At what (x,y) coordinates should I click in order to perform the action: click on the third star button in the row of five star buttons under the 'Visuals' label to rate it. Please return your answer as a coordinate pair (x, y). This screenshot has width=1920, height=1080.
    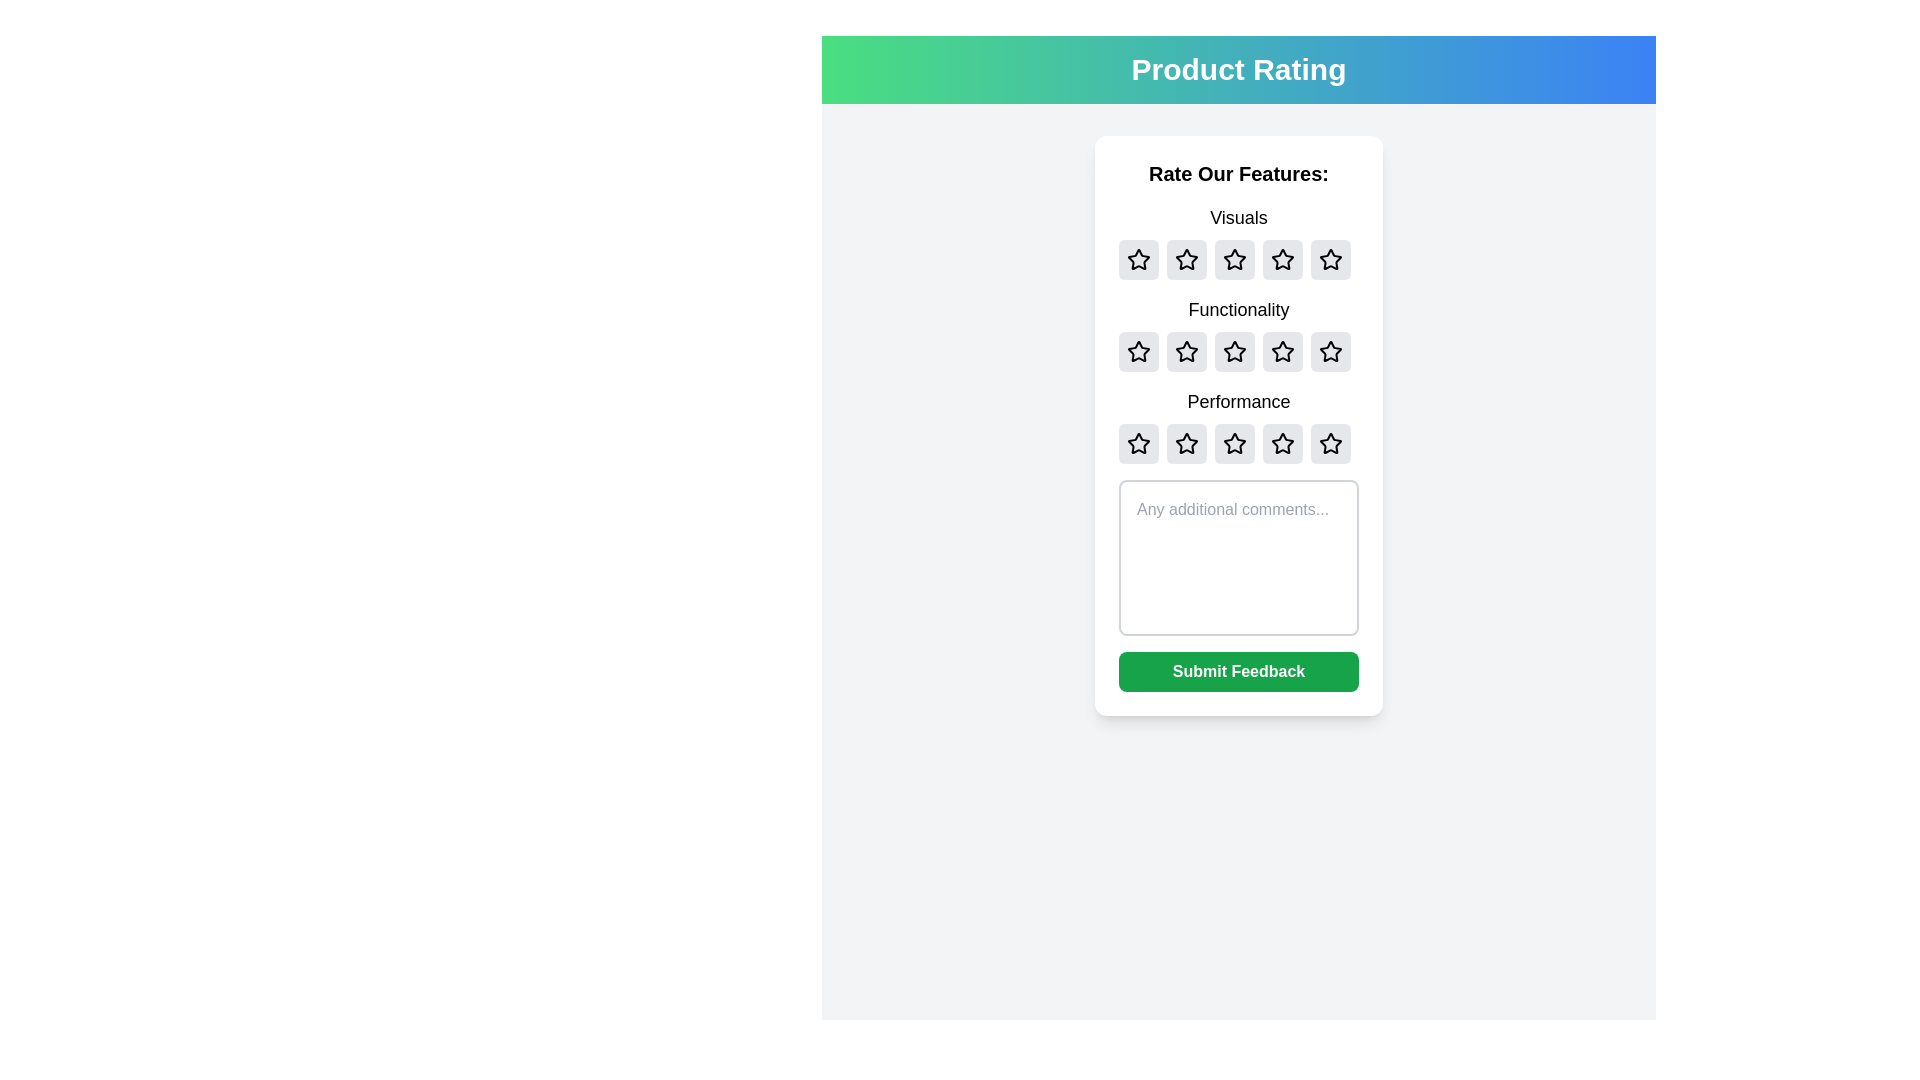
    Looking at the image, I should click on (1237, 241).